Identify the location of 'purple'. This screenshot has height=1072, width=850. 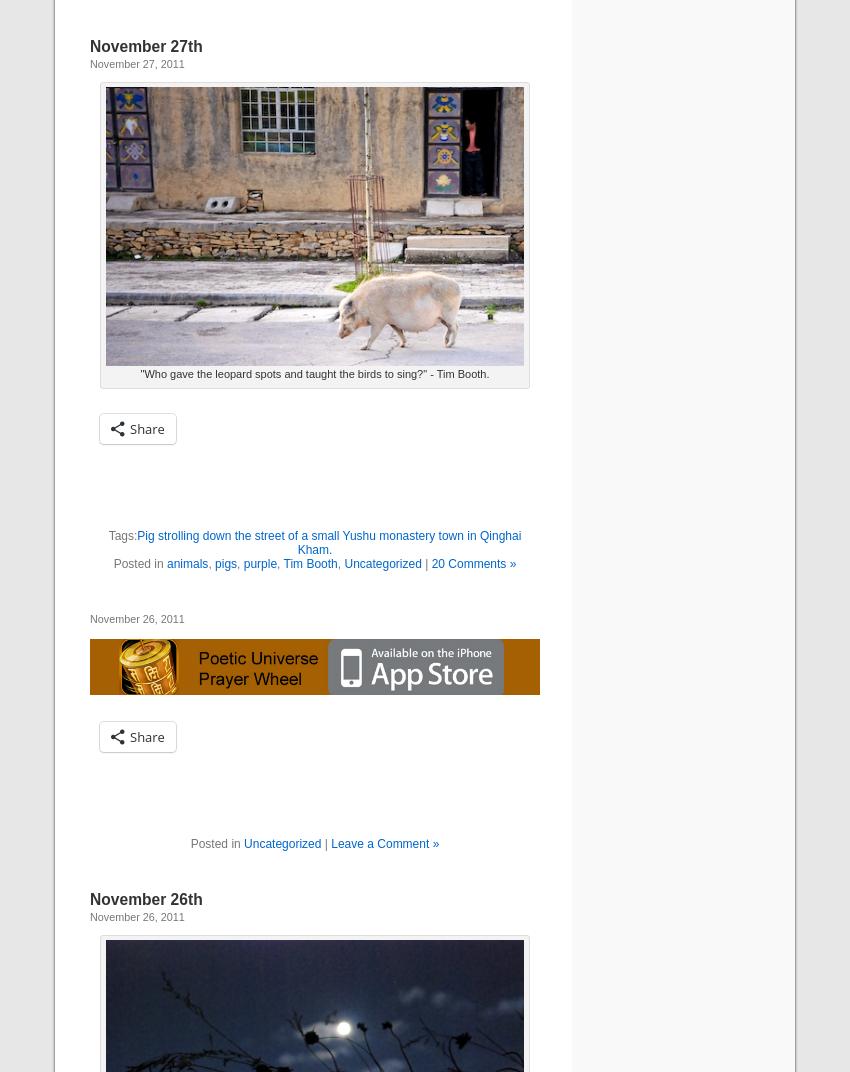
(243, 562).